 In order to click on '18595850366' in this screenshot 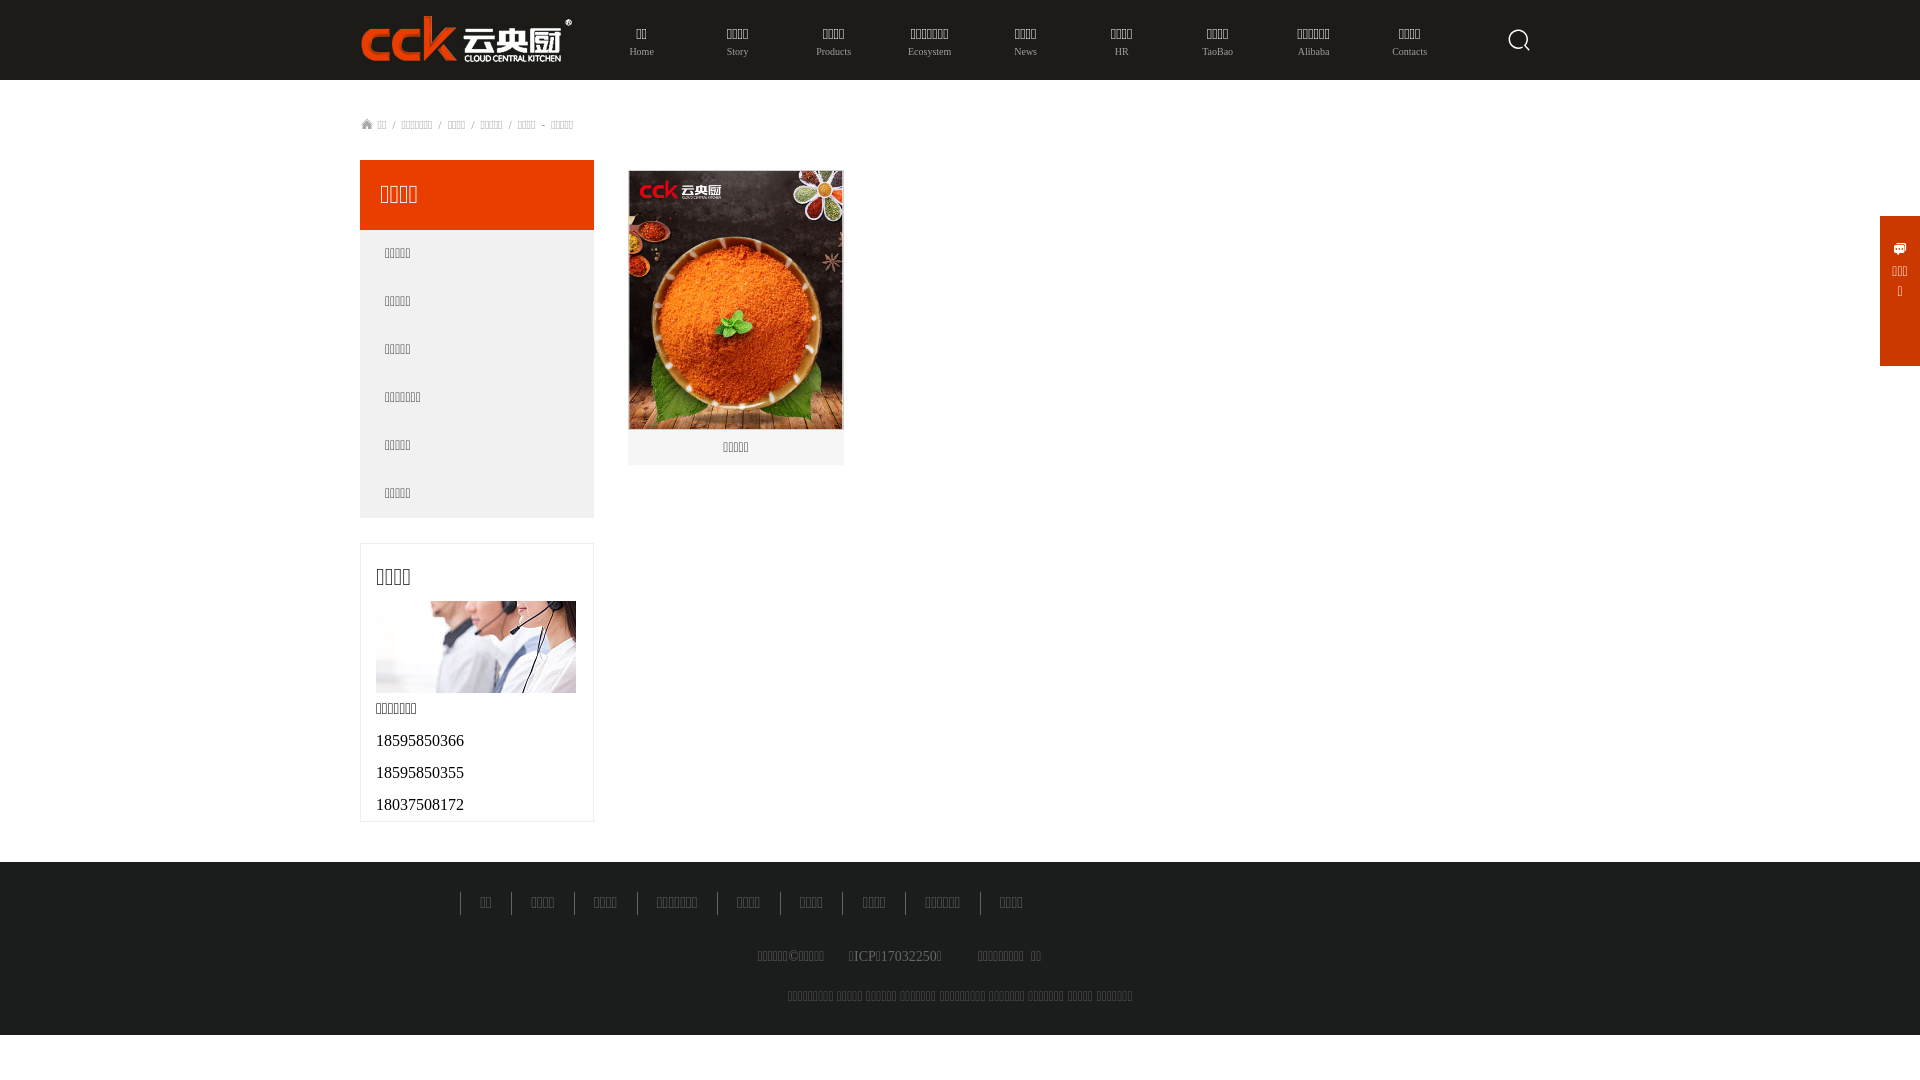, I will do `click(419, 740)`.